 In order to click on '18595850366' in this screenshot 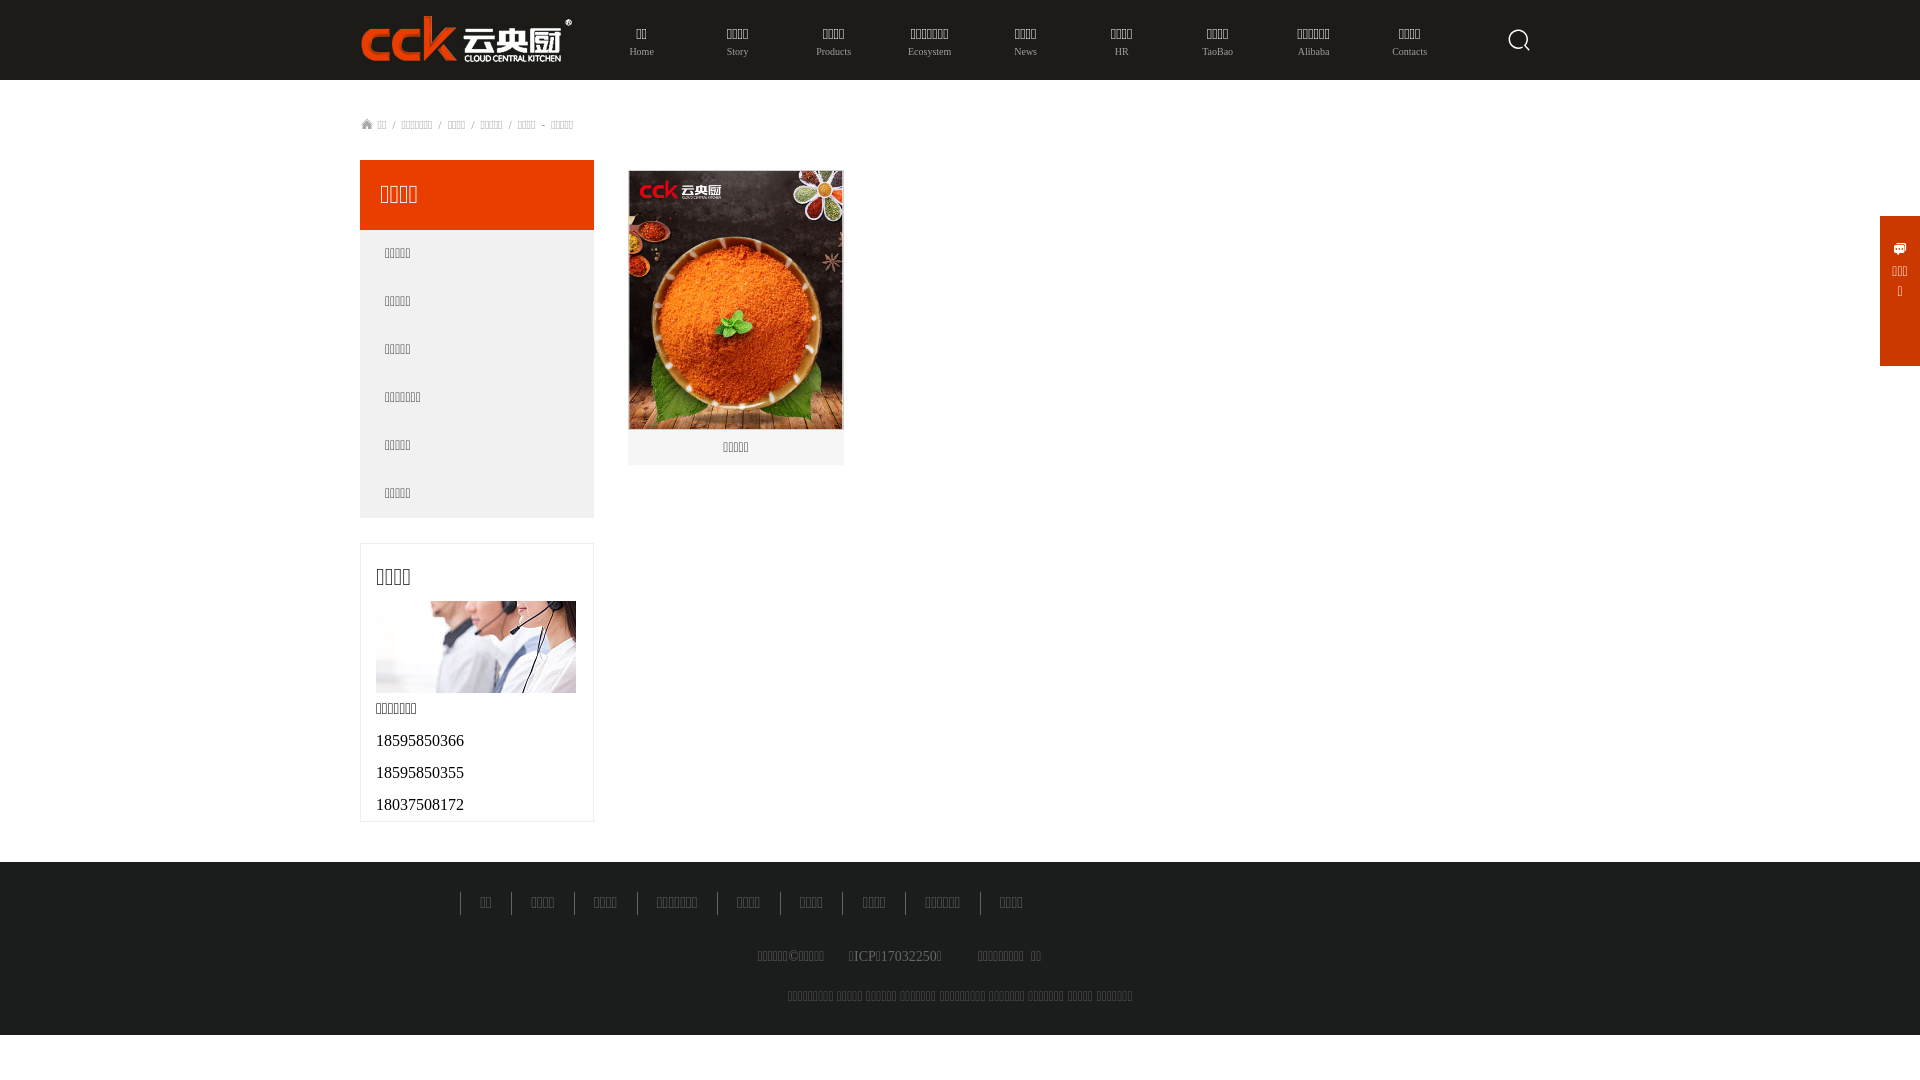, I will do `click(419, 740)`.